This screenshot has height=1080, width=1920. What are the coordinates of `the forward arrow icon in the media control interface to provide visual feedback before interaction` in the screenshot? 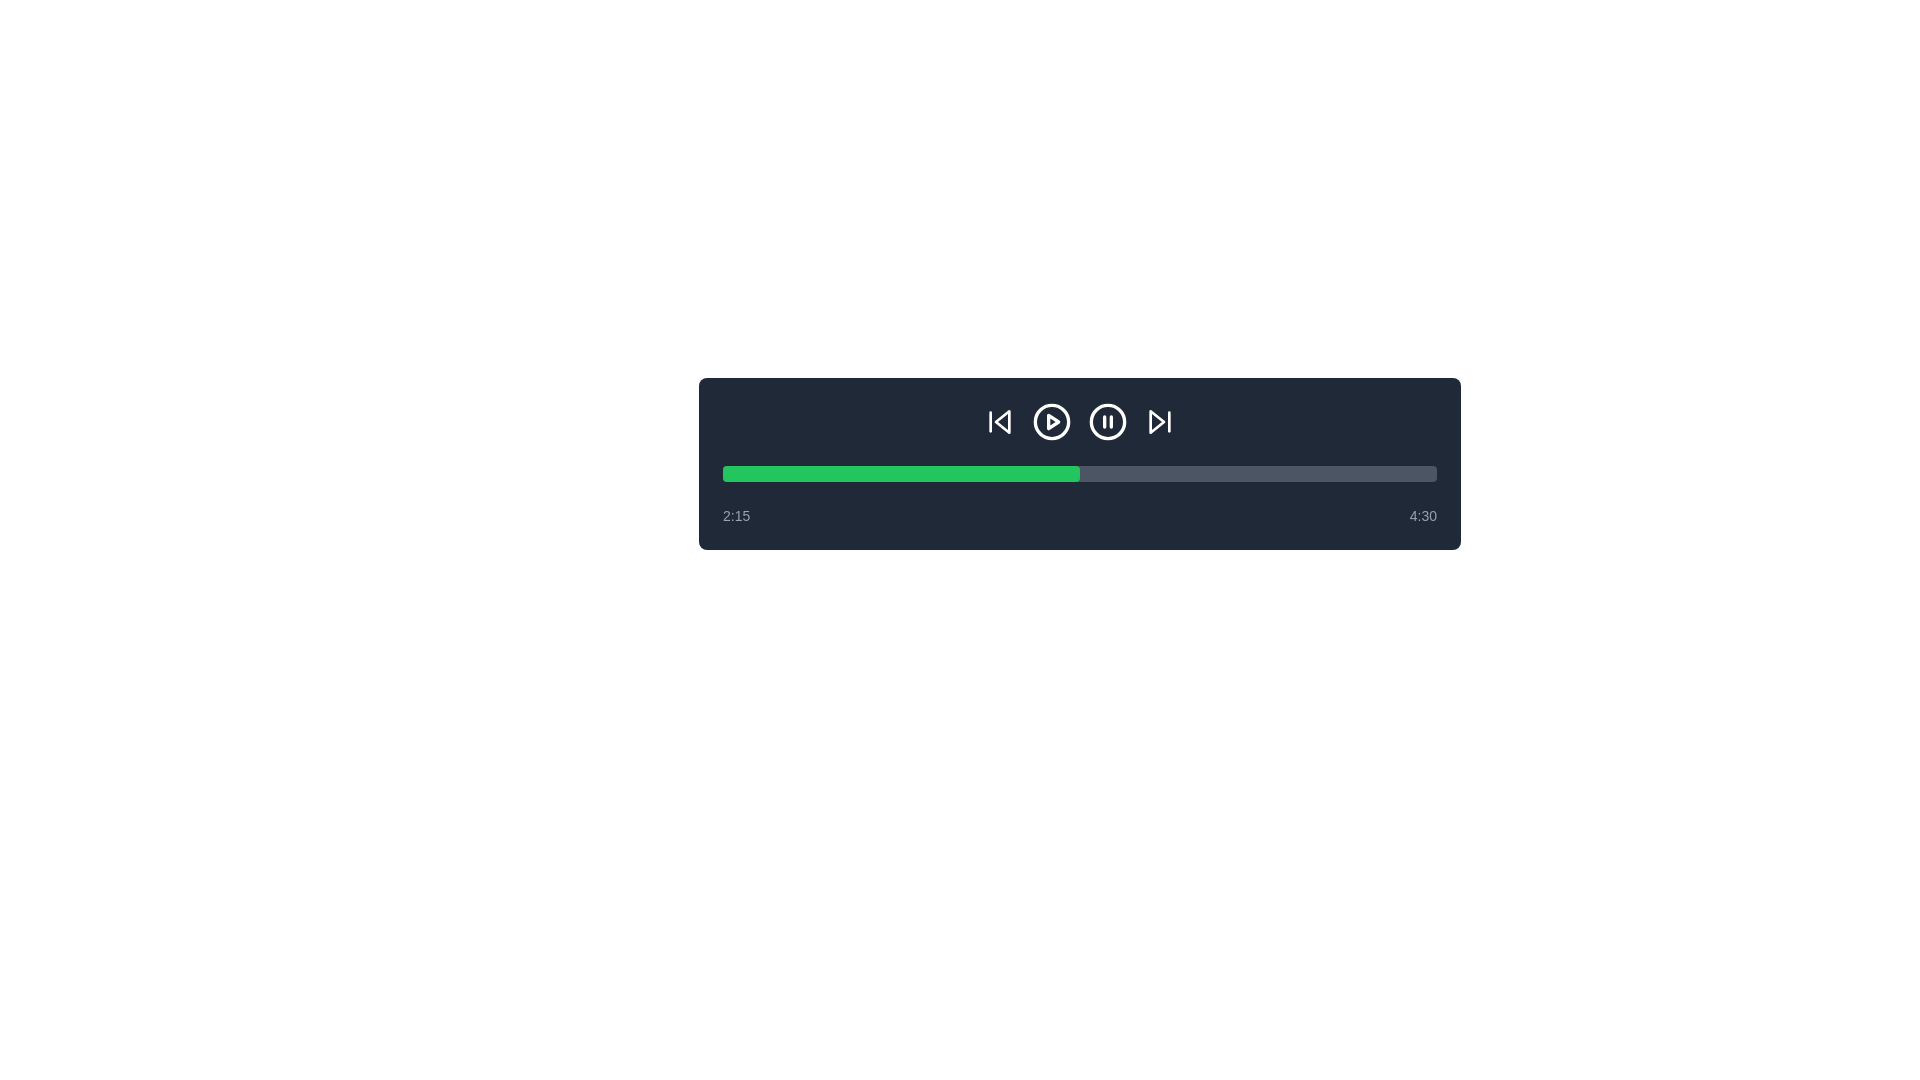 It's located at (1157, 420).